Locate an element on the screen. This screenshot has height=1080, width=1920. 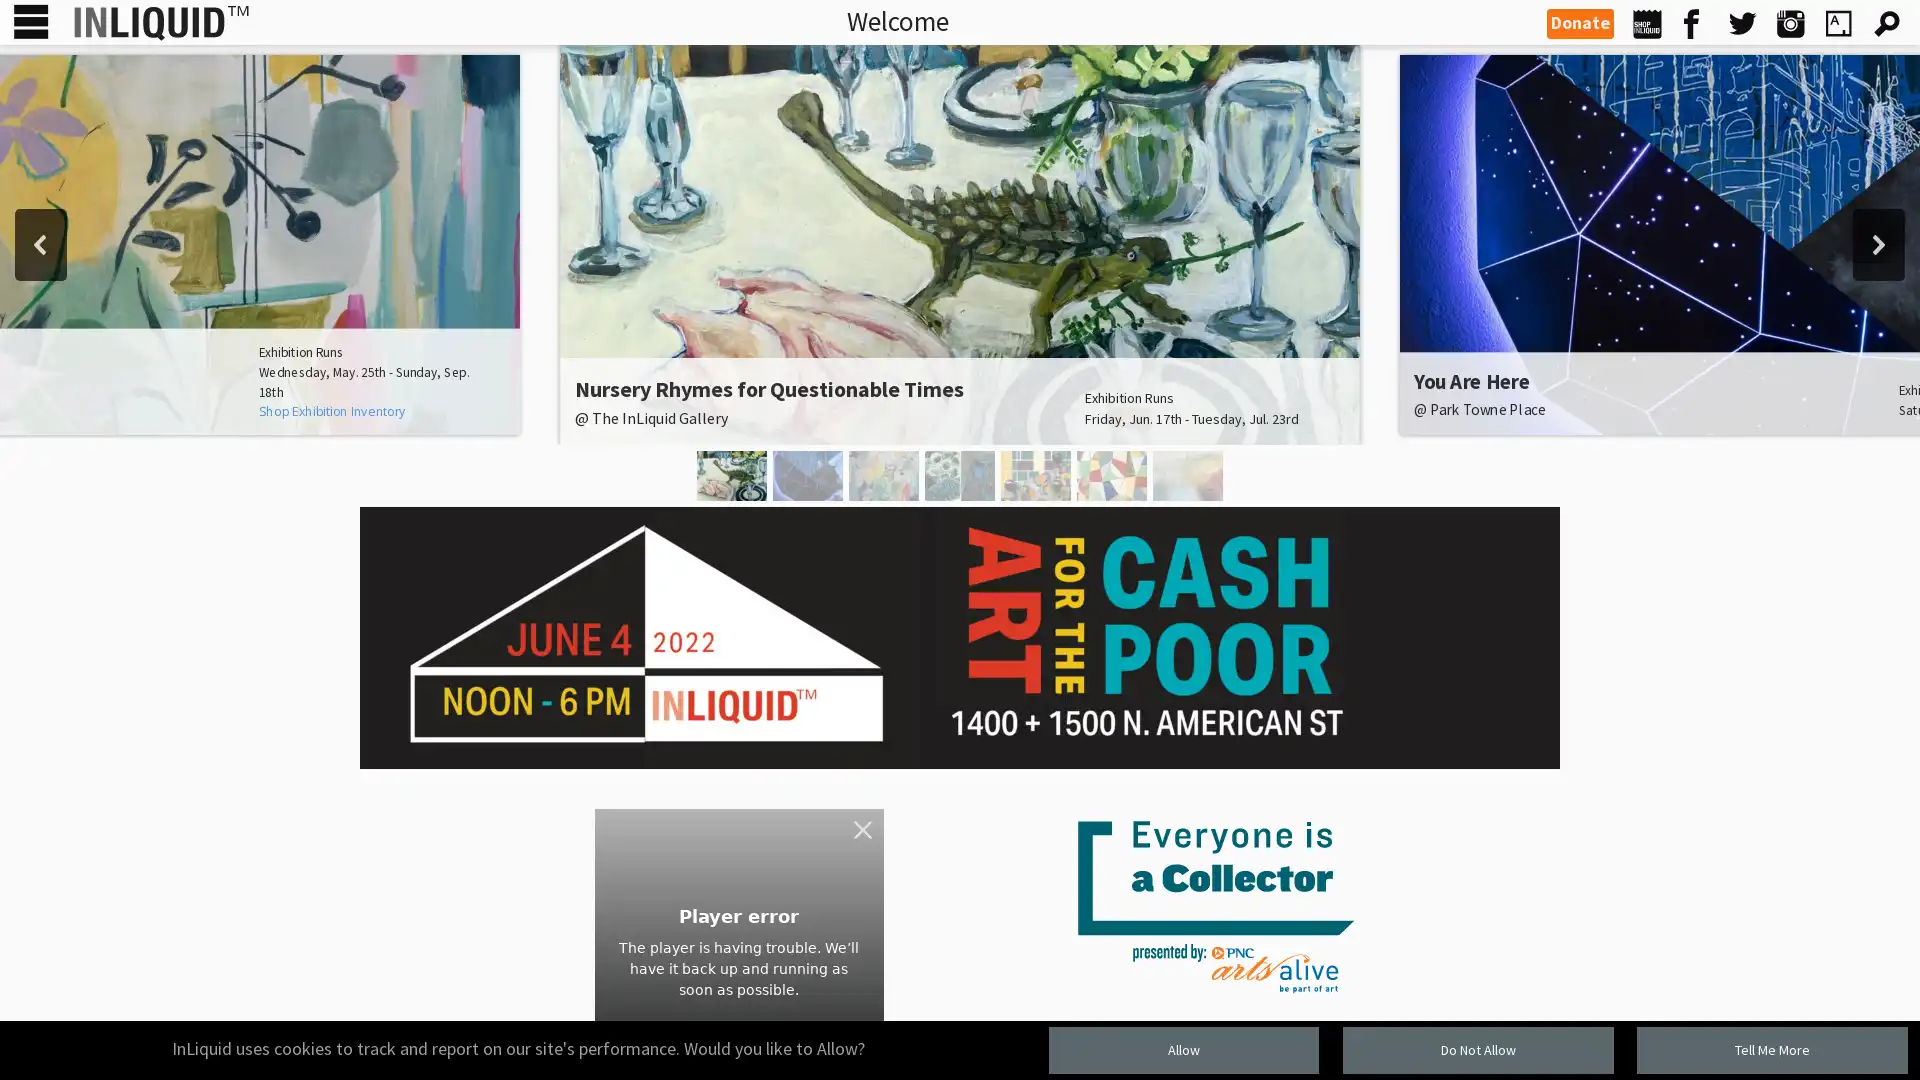
Justin Snow is located at coordinates (1187, 475).